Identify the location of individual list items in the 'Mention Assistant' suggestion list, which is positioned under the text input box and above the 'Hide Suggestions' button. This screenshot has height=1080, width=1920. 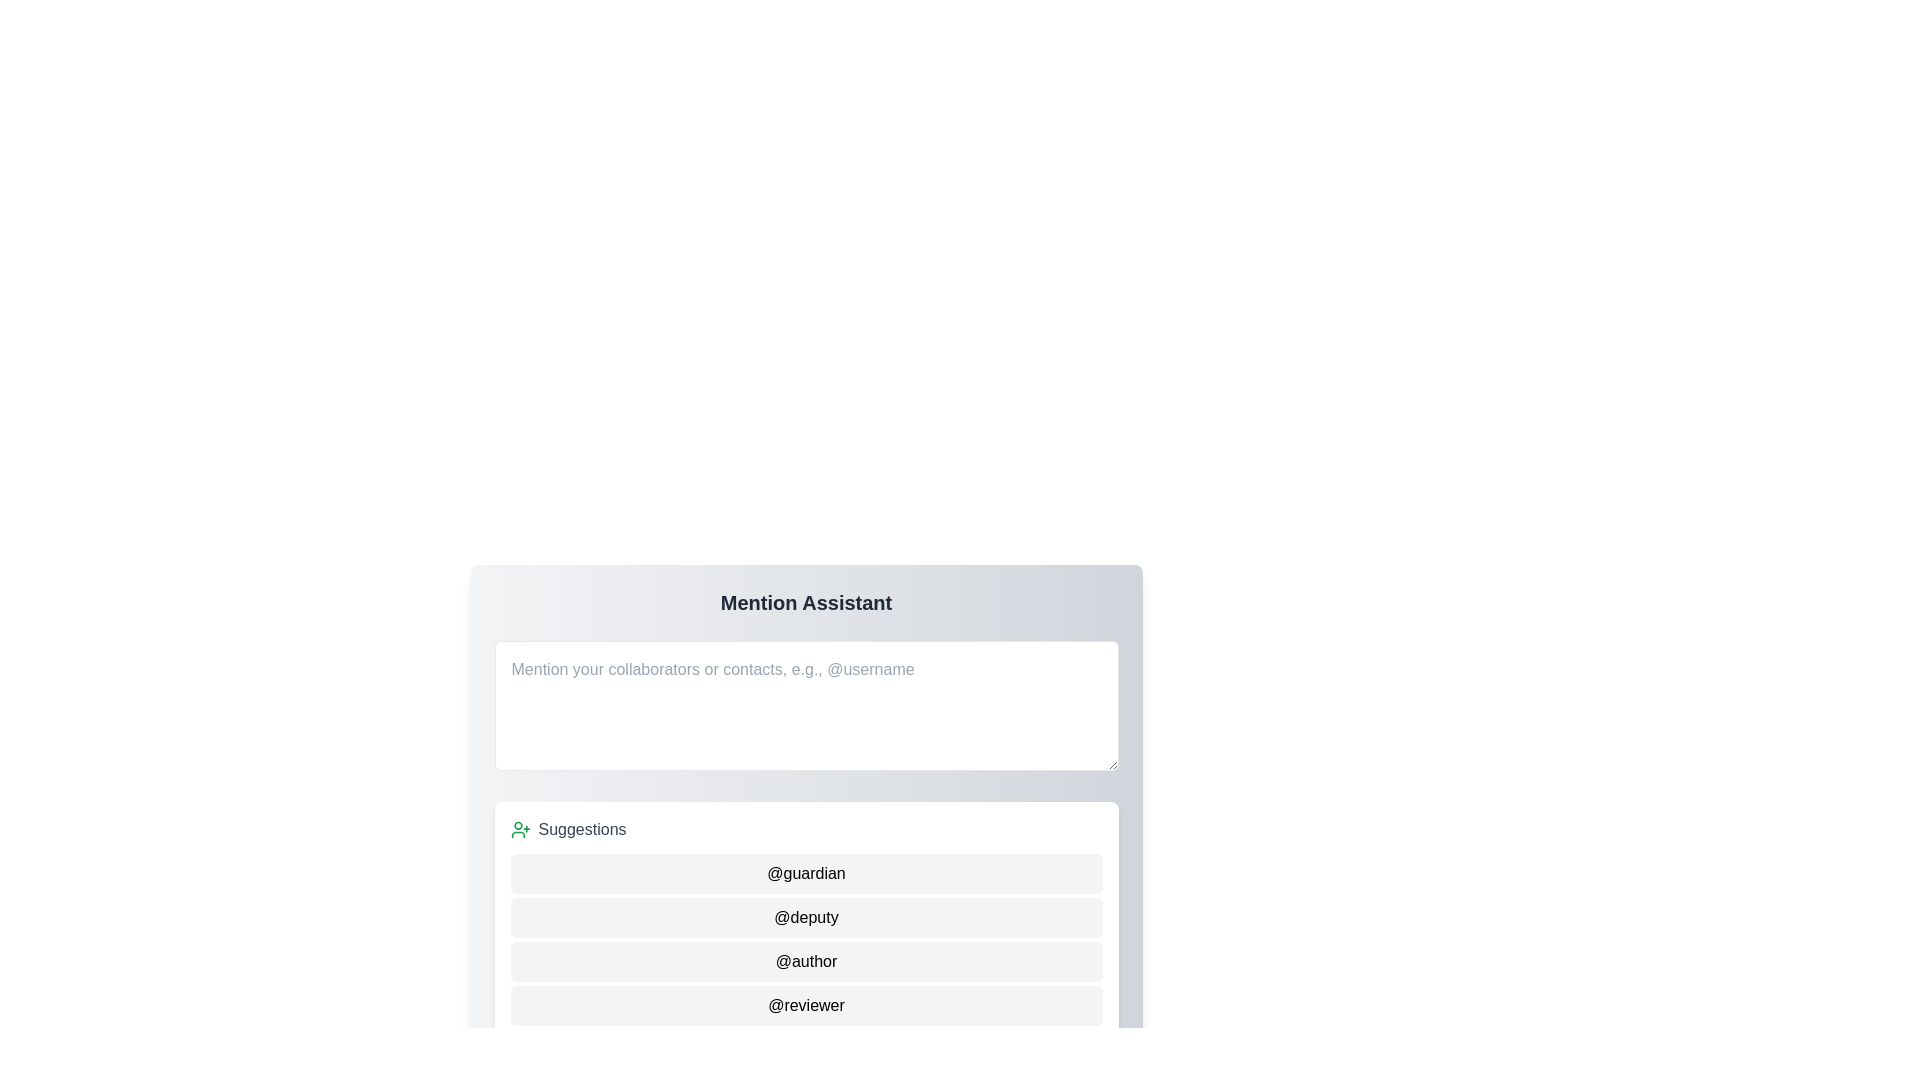
(806, 921).